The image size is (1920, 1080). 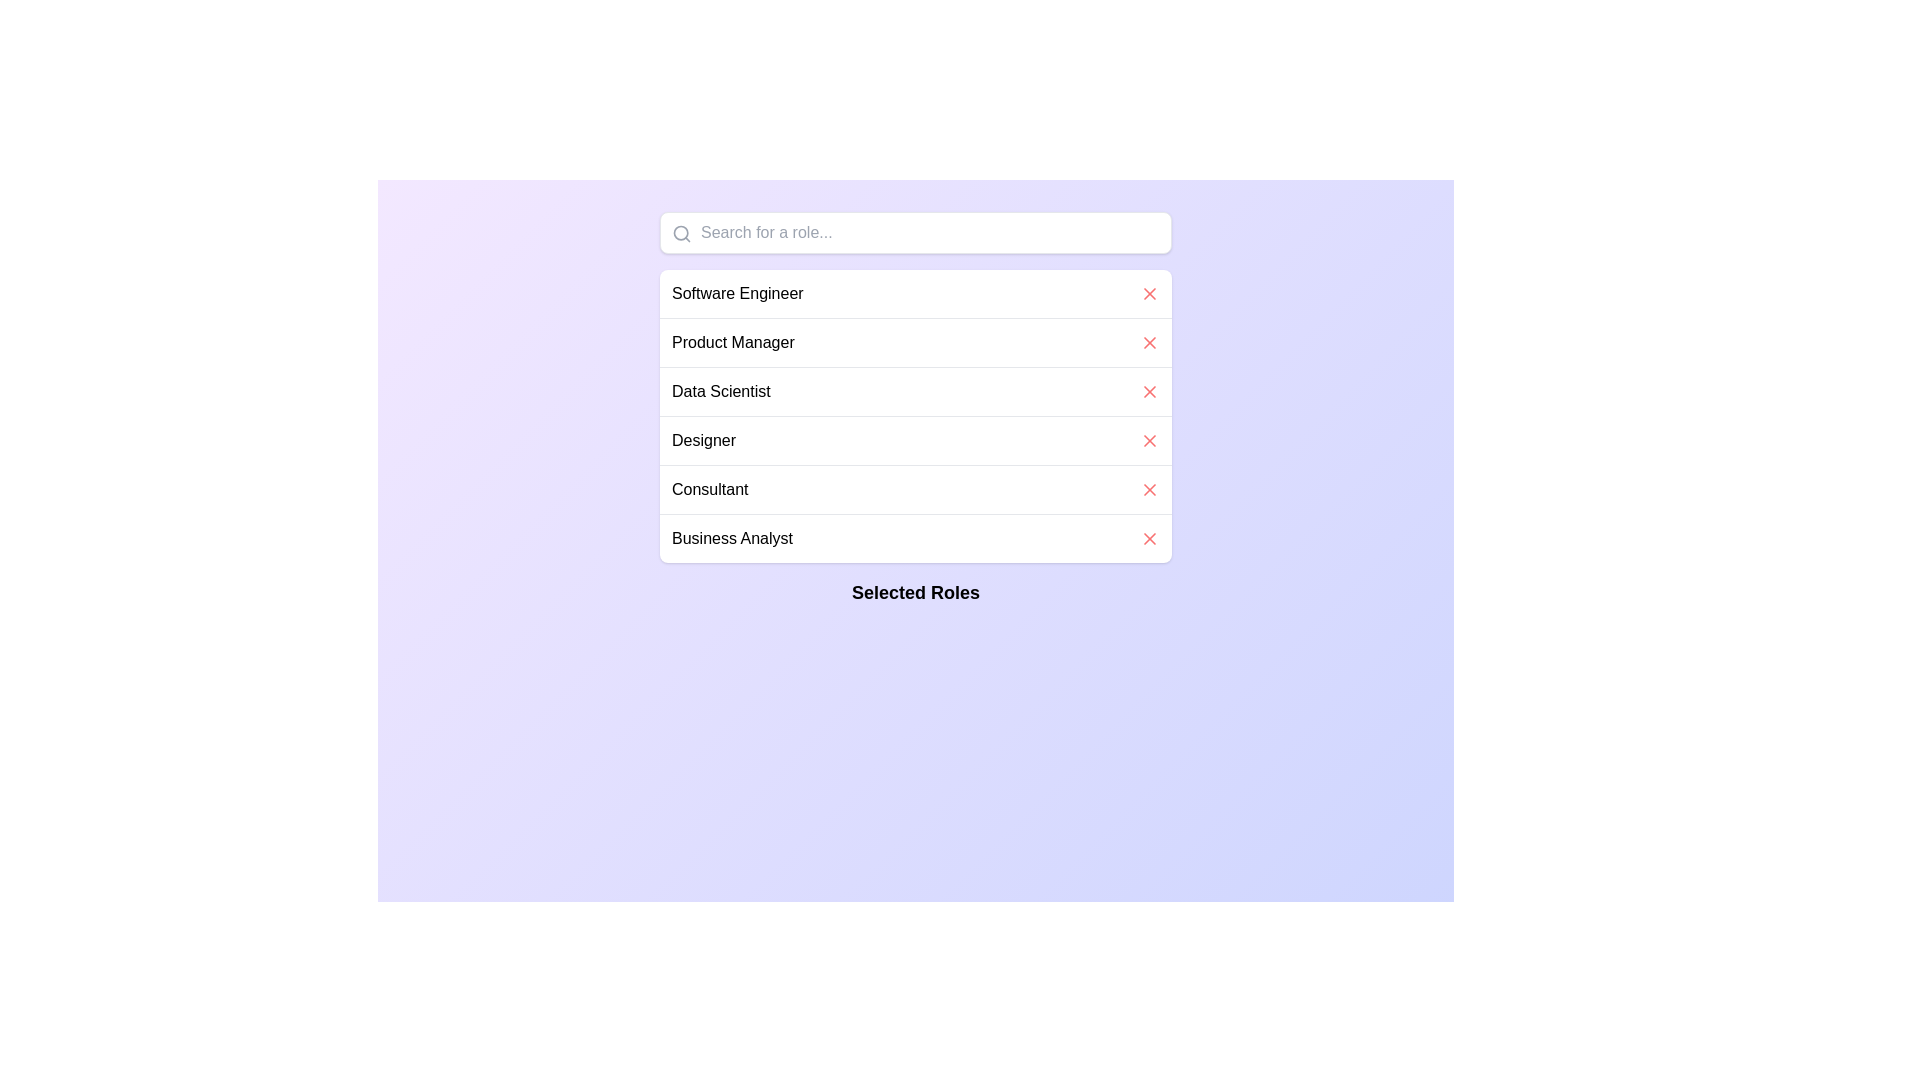 I want to click on the SVG Icon Button located to the far right of the 'Software Engineer' role in the list, so click(x=1150, y=293).